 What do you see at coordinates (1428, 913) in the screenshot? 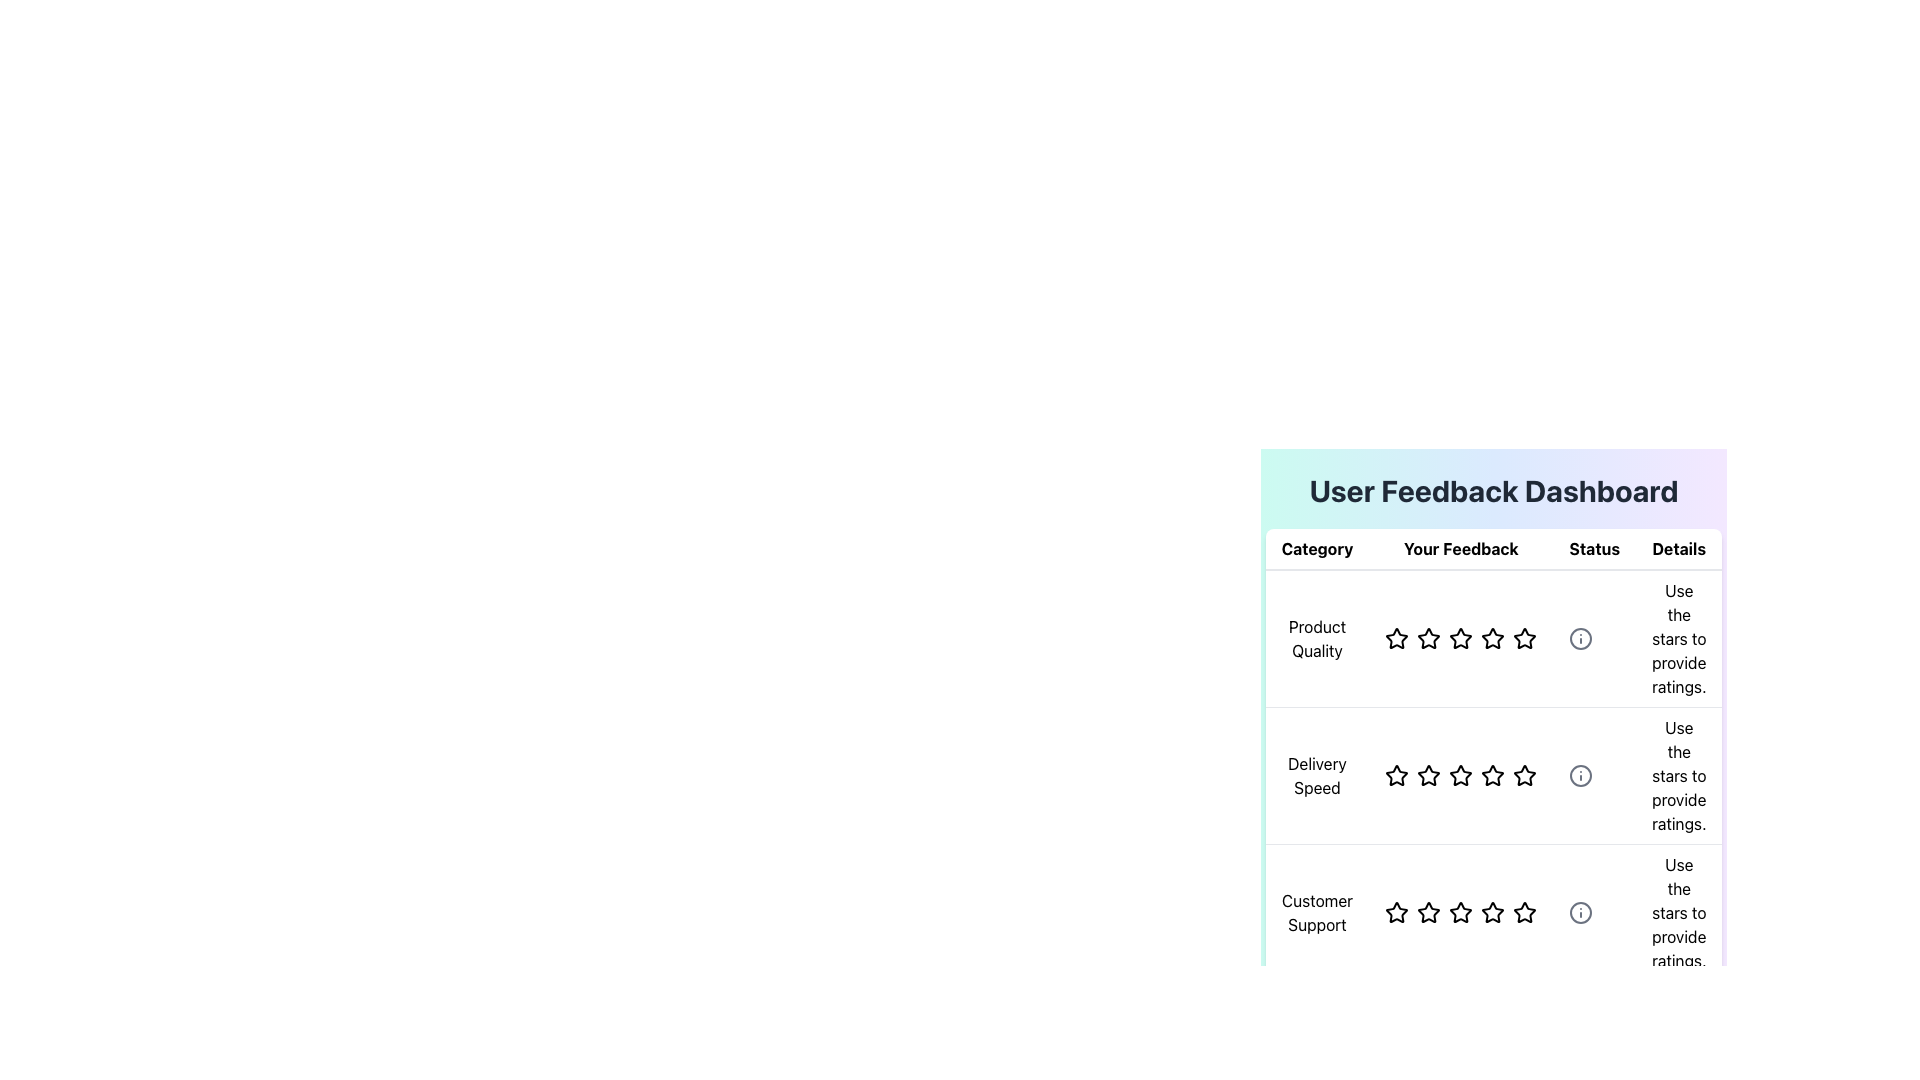
I see `the second rating star icon in the 'Customer Support' row of the feedback table` at bounding box center [1428, 913].